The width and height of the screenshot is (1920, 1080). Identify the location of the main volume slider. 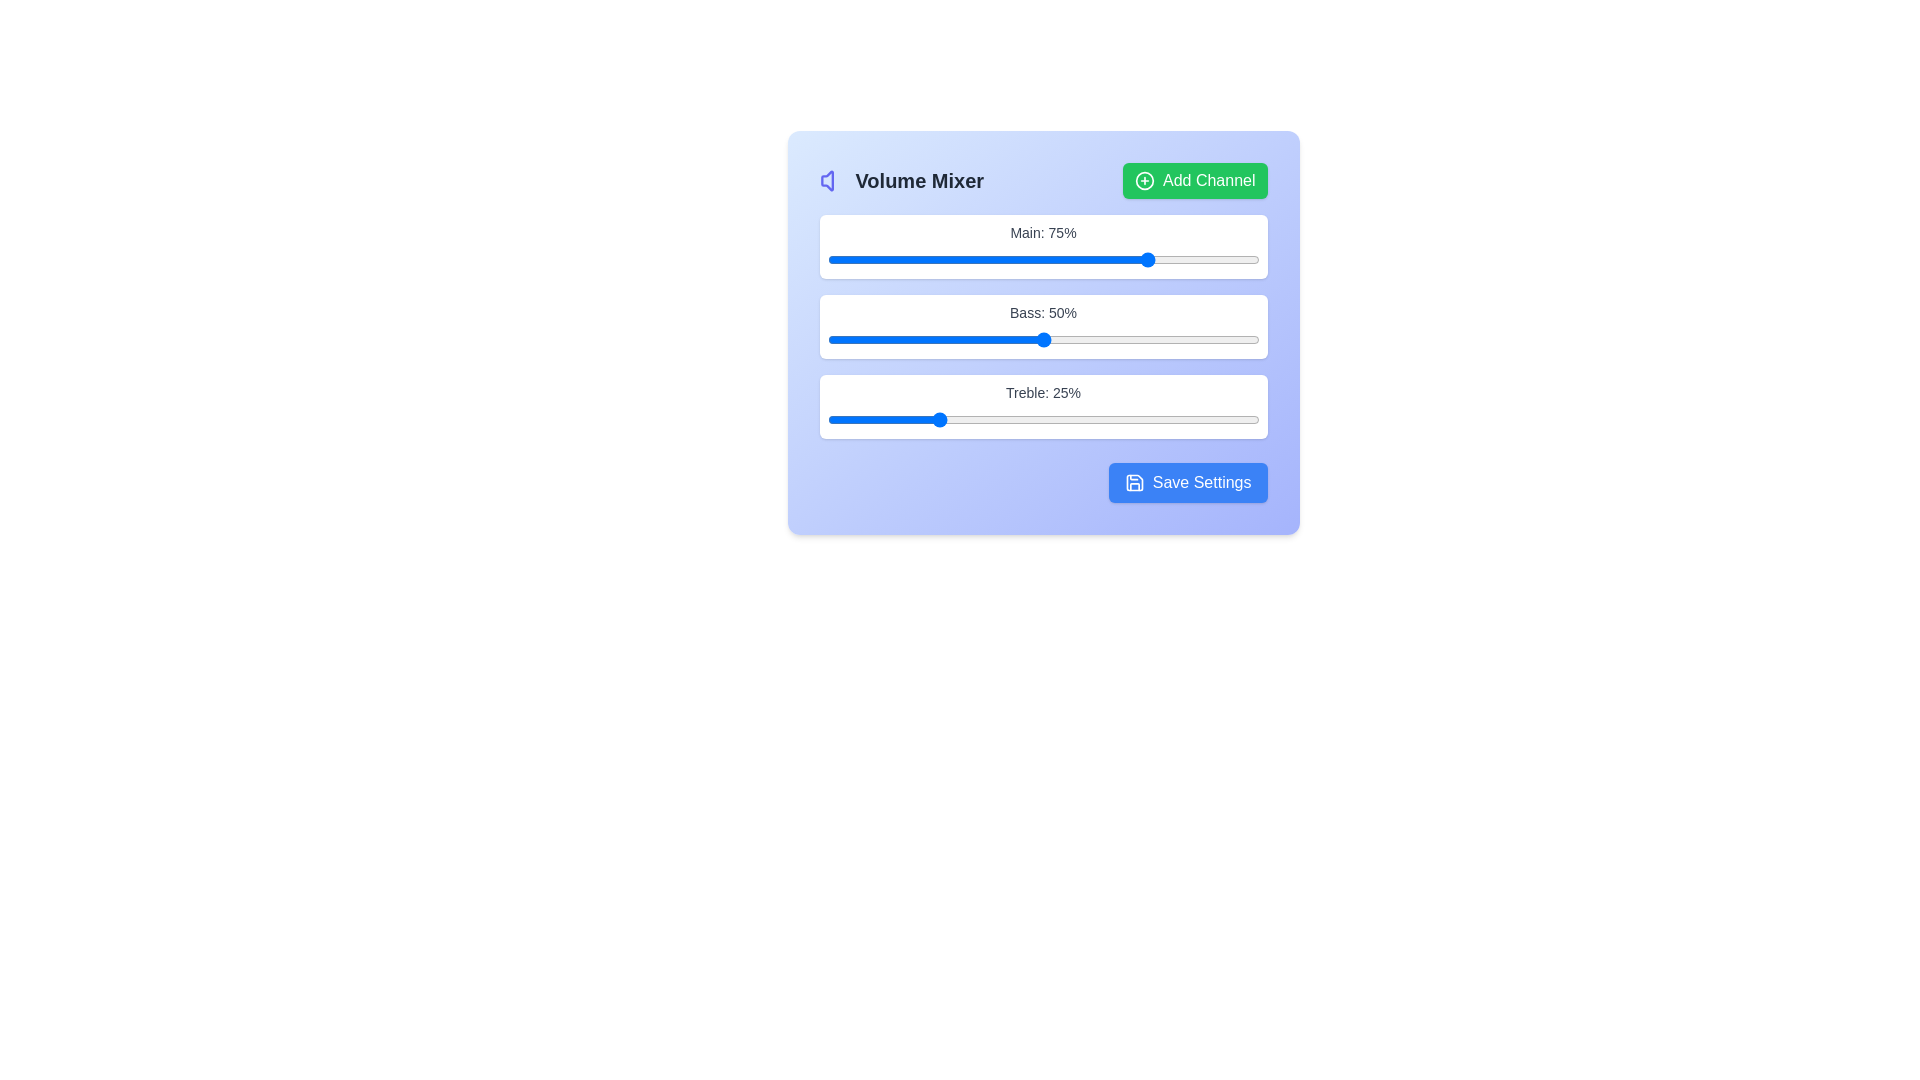
(1013, 258).